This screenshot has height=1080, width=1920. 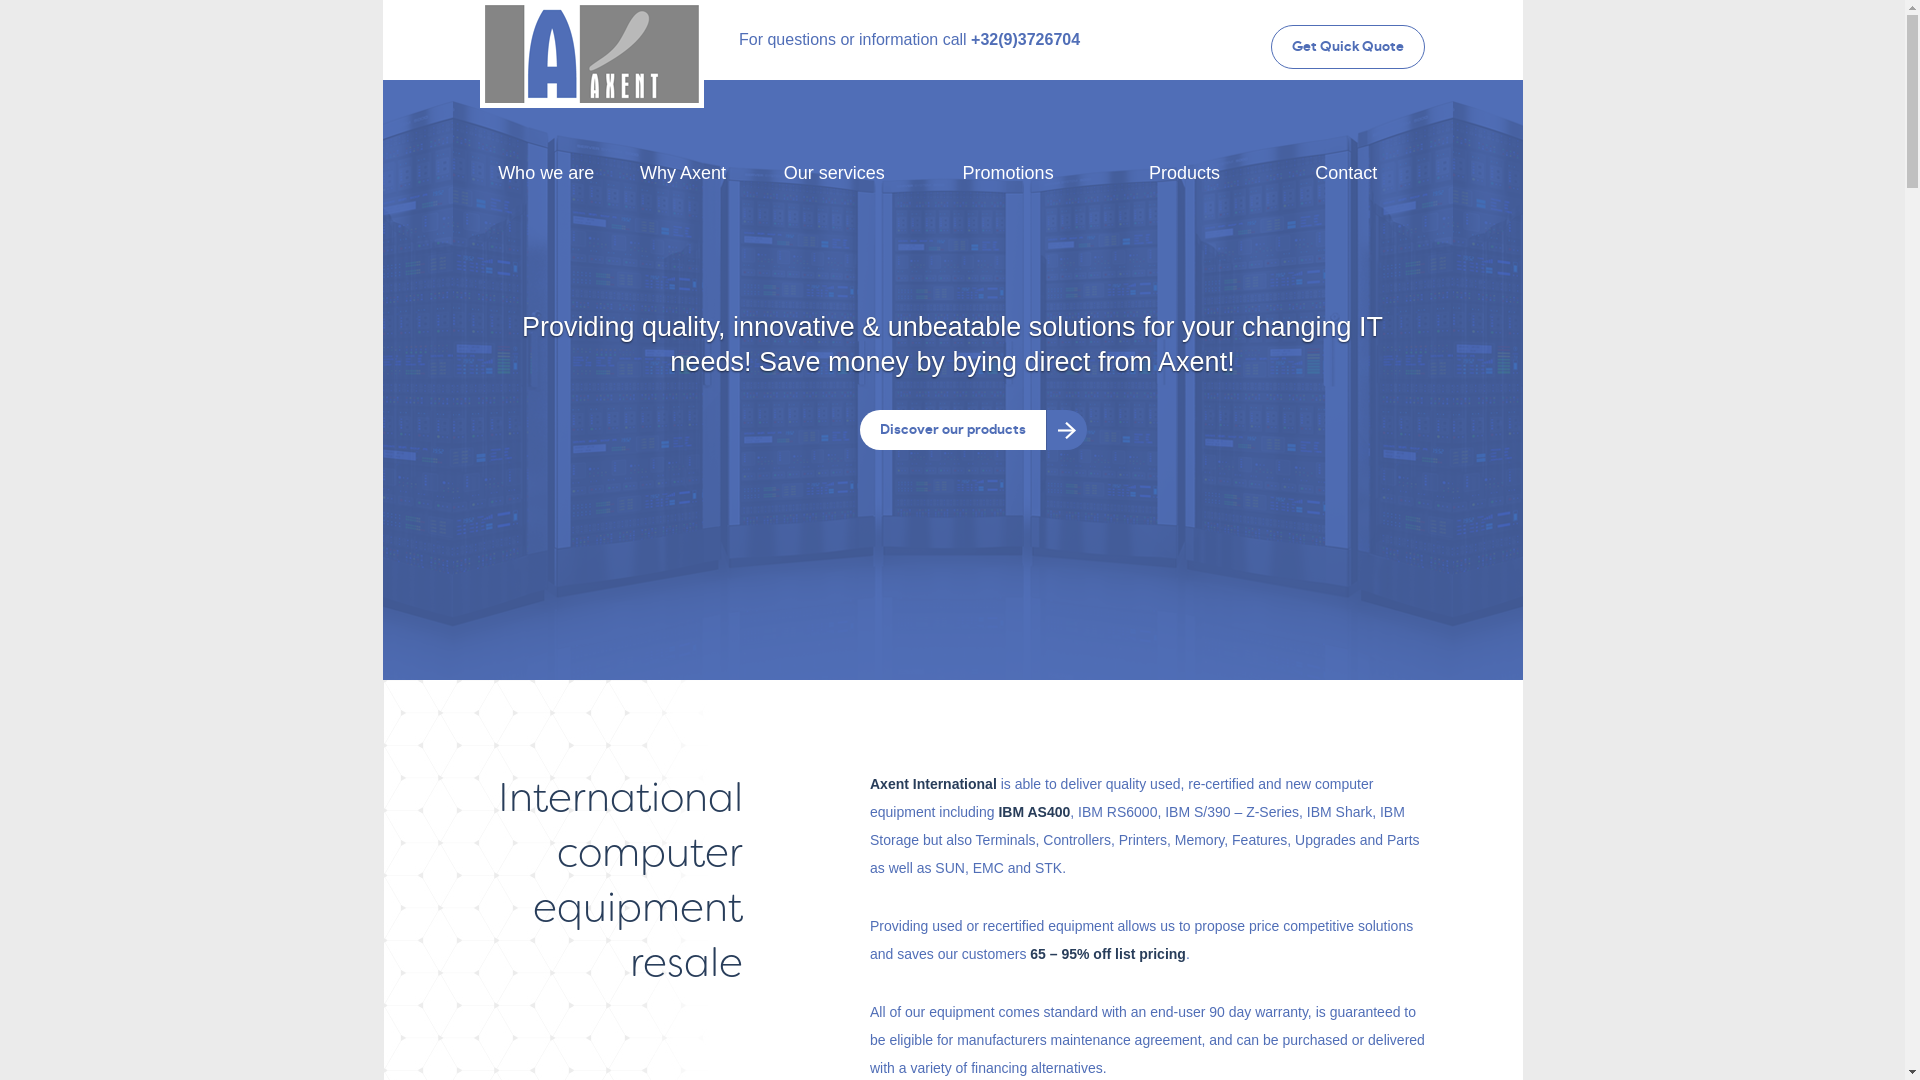 What do you see at coordinates (1025, 39) in the screenshot?
I see `'+32(9)3726704'` at bounding box center [1025, 39].